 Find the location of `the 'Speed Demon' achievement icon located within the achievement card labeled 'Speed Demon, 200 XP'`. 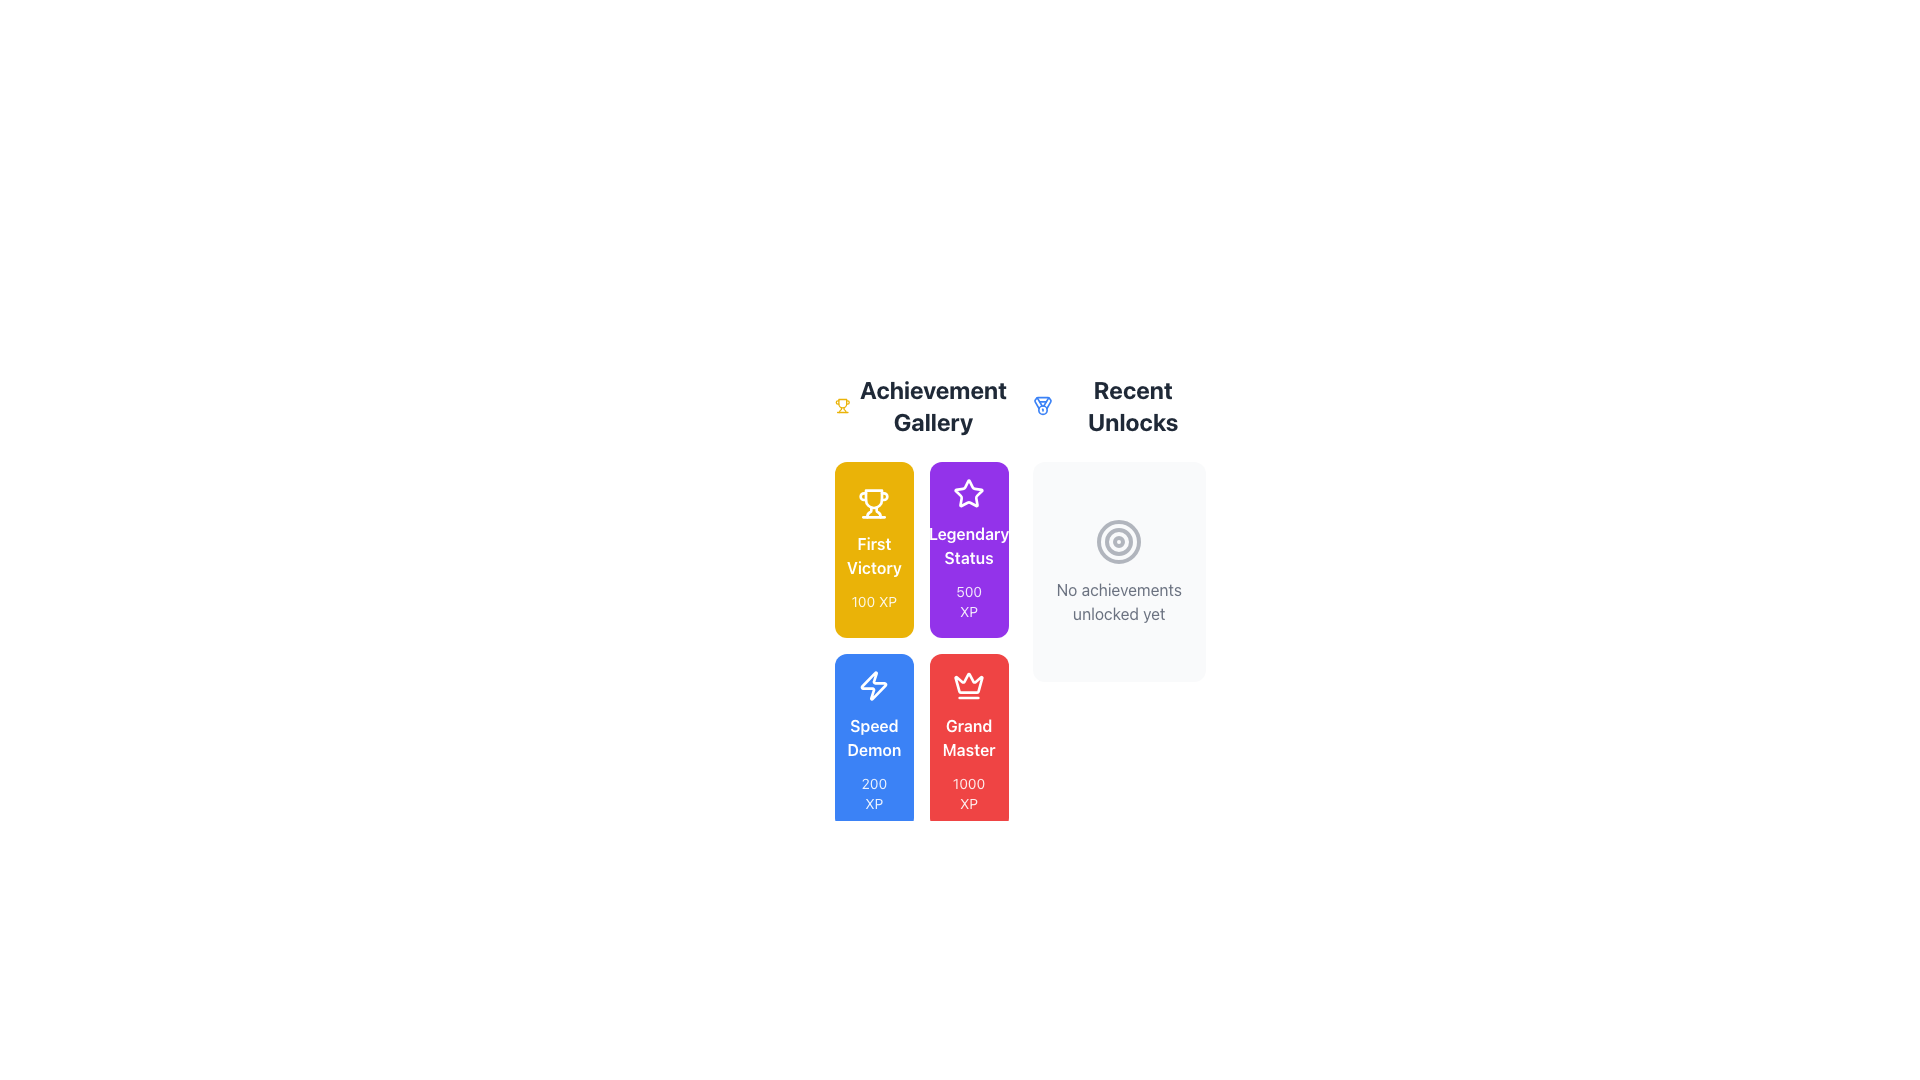

the 'Speed Demon' achievement icon located within the achievement card labeled 'Speed Demon, 200 XP' is located at coordinates (874, 685).